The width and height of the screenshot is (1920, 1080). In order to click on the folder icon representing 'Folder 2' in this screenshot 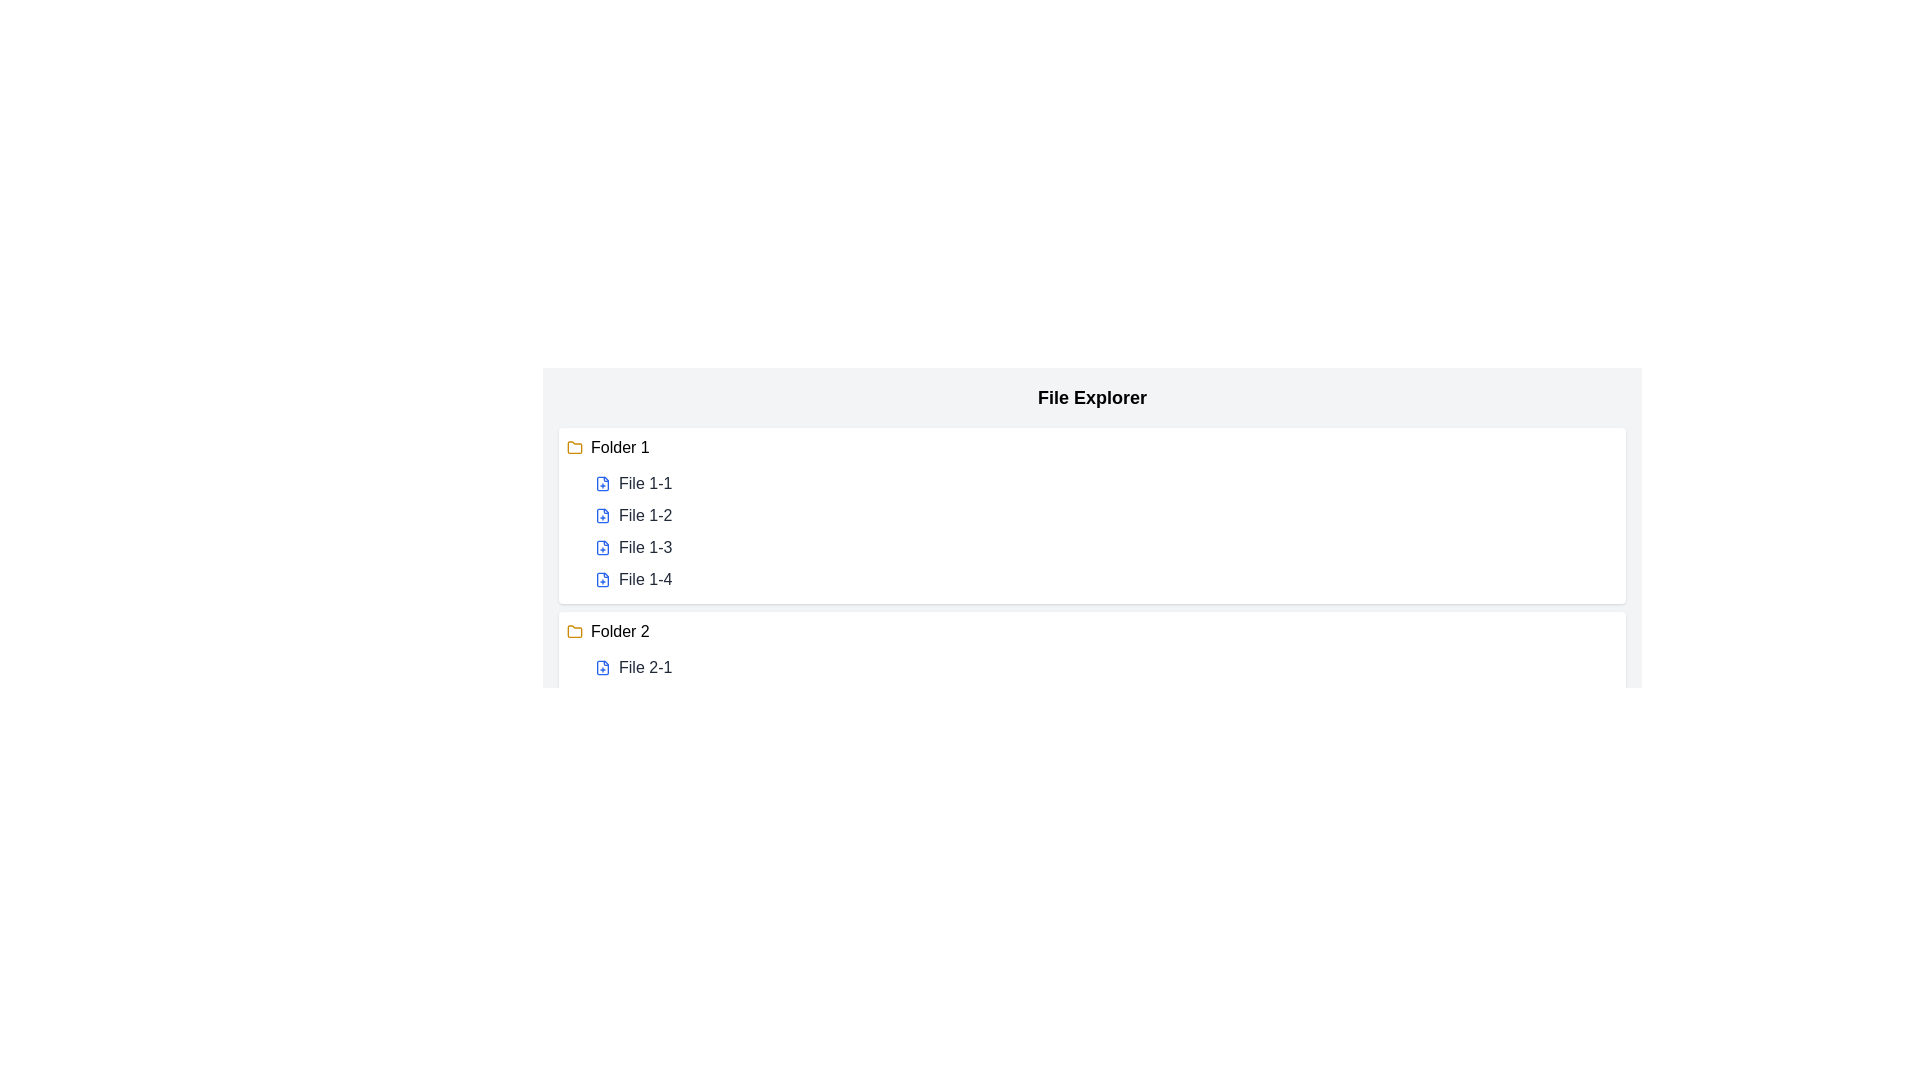, I will do `click(574, 632)`.